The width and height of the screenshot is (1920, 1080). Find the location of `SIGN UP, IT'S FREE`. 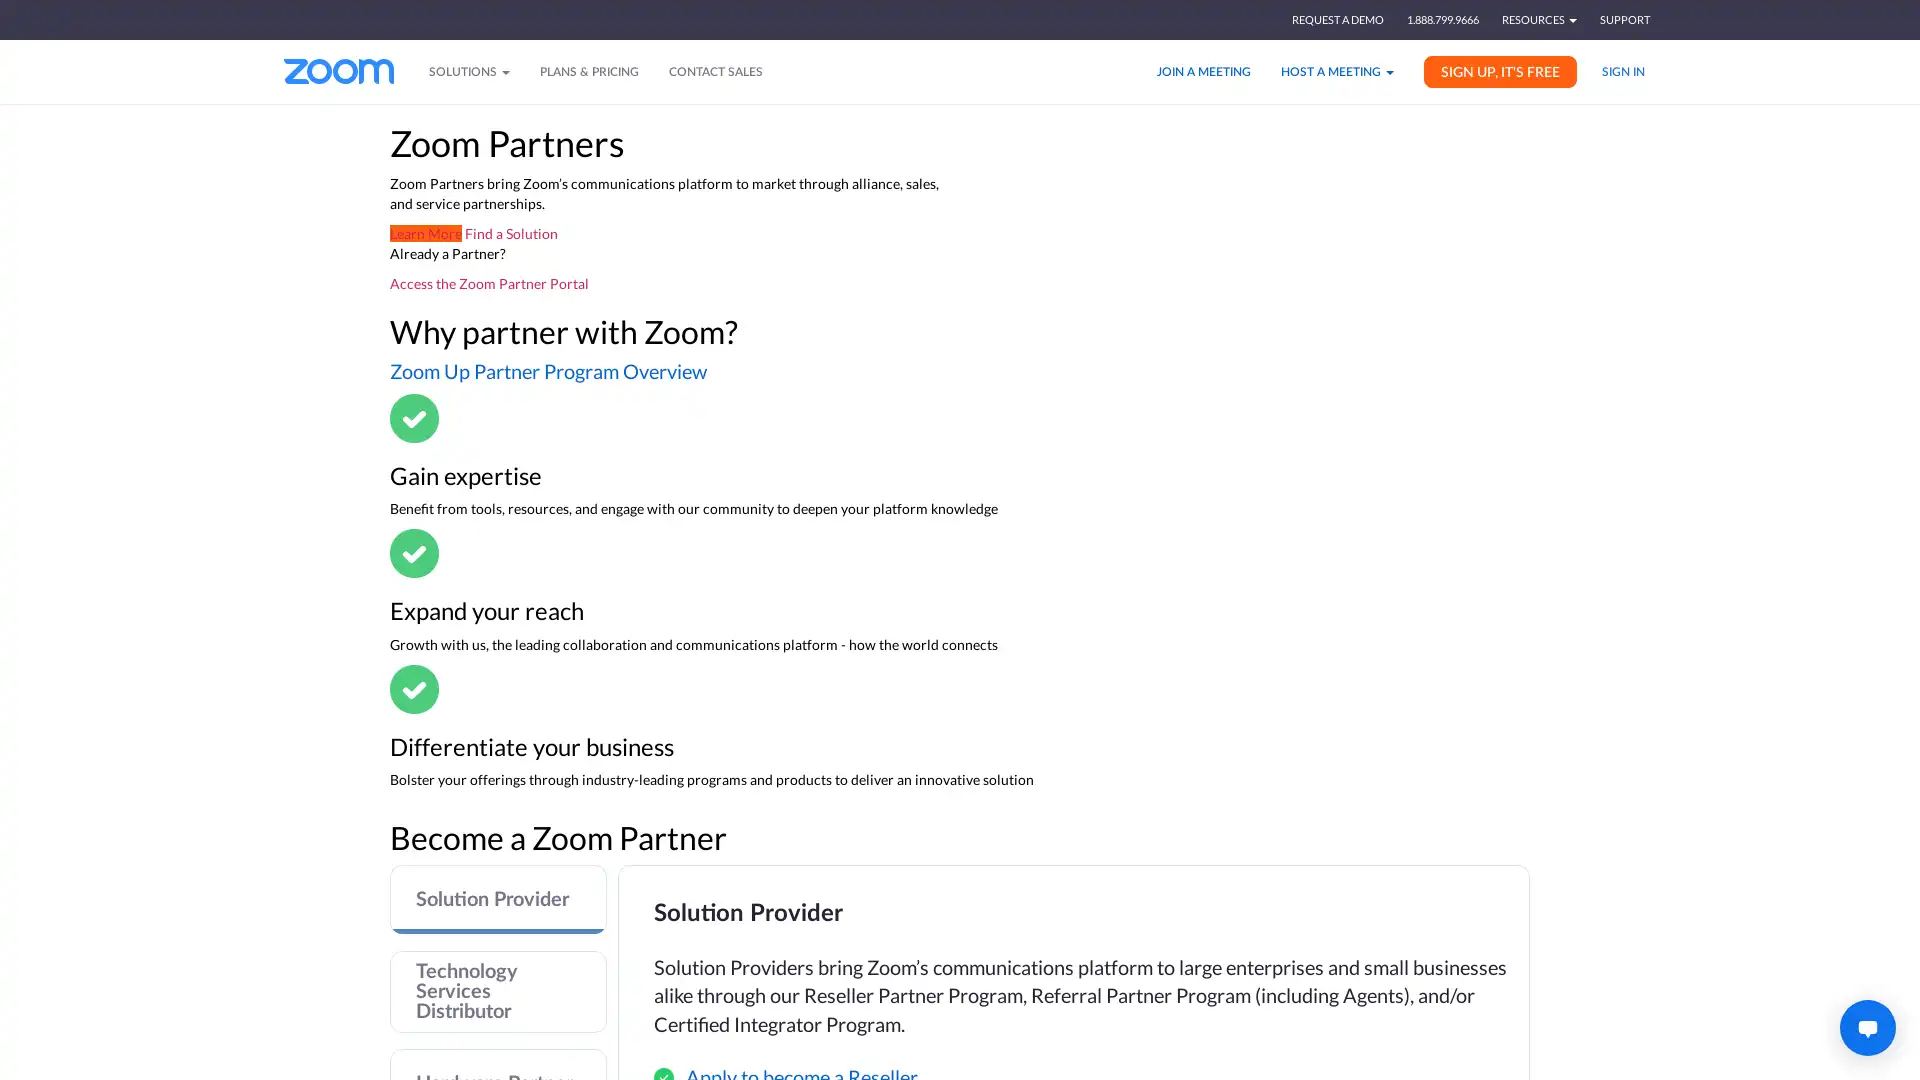

SIGN UP, IT'S FREE is located at coordinates (1500, 69).